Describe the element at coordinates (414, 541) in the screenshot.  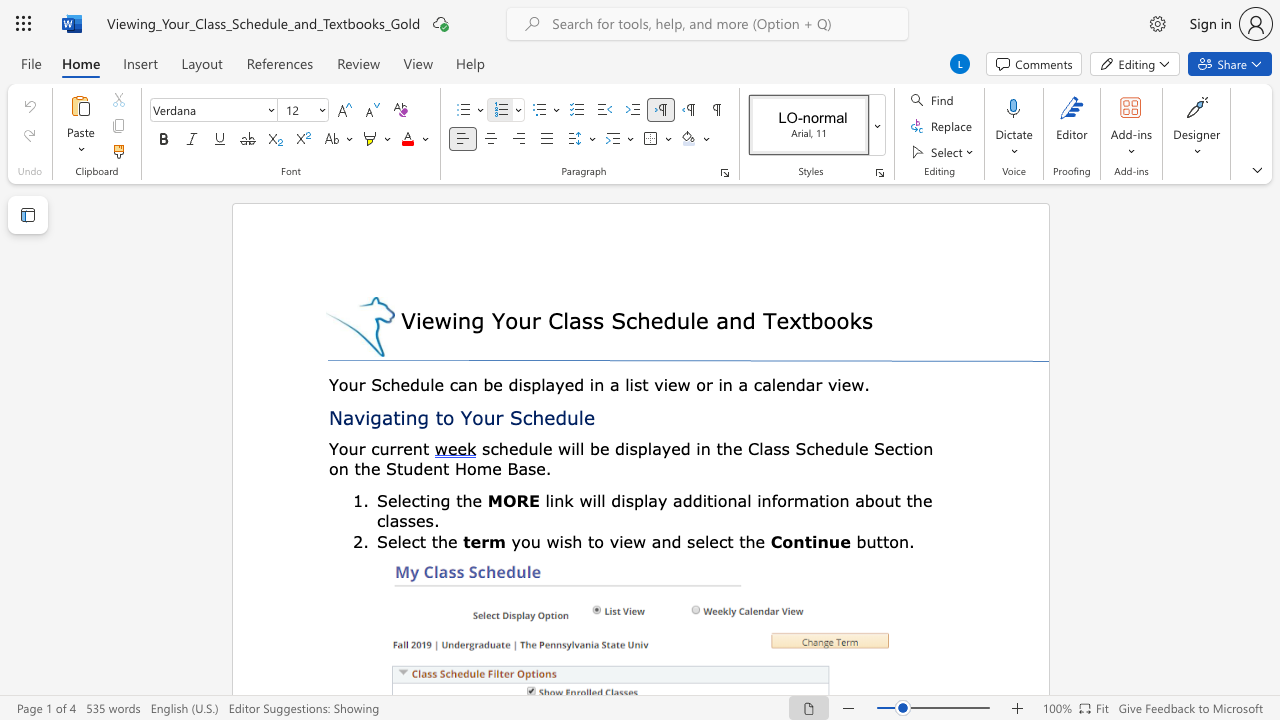
I see `the 1th character "c" in the text` at that location.